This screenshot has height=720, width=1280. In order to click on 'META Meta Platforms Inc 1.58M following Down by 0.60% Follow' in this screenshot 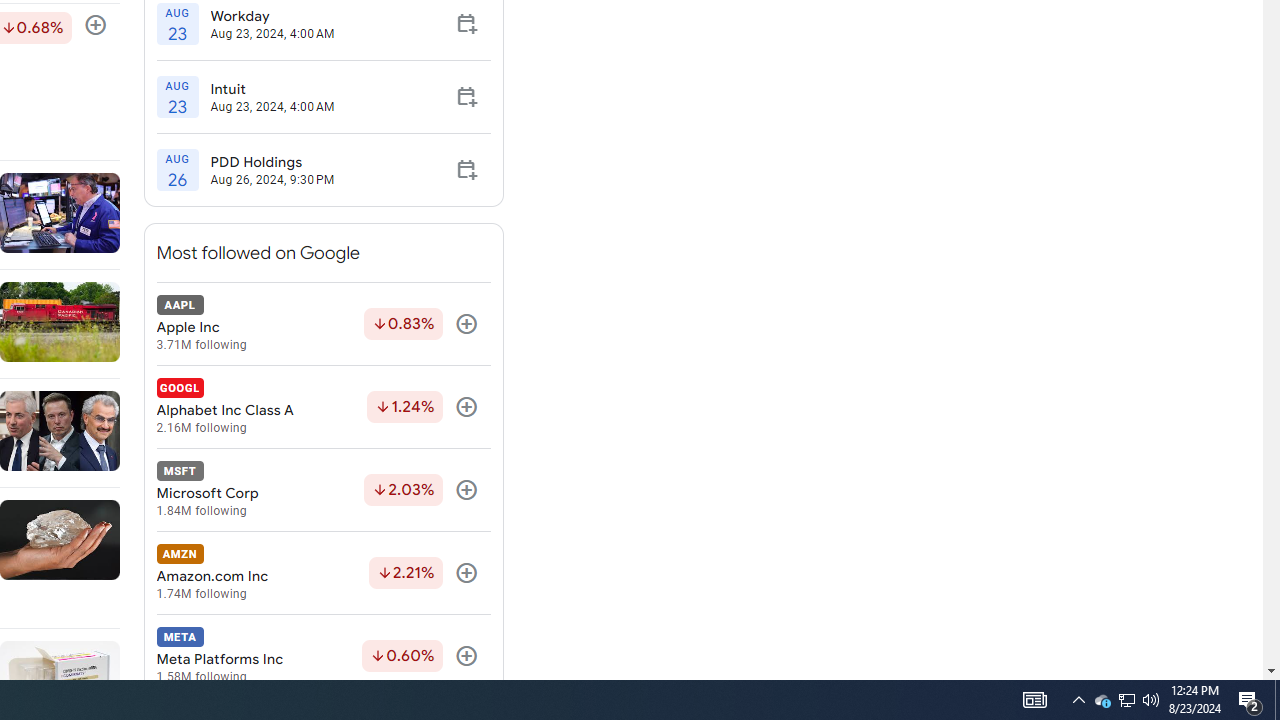, I will do `click(323, 656)`.